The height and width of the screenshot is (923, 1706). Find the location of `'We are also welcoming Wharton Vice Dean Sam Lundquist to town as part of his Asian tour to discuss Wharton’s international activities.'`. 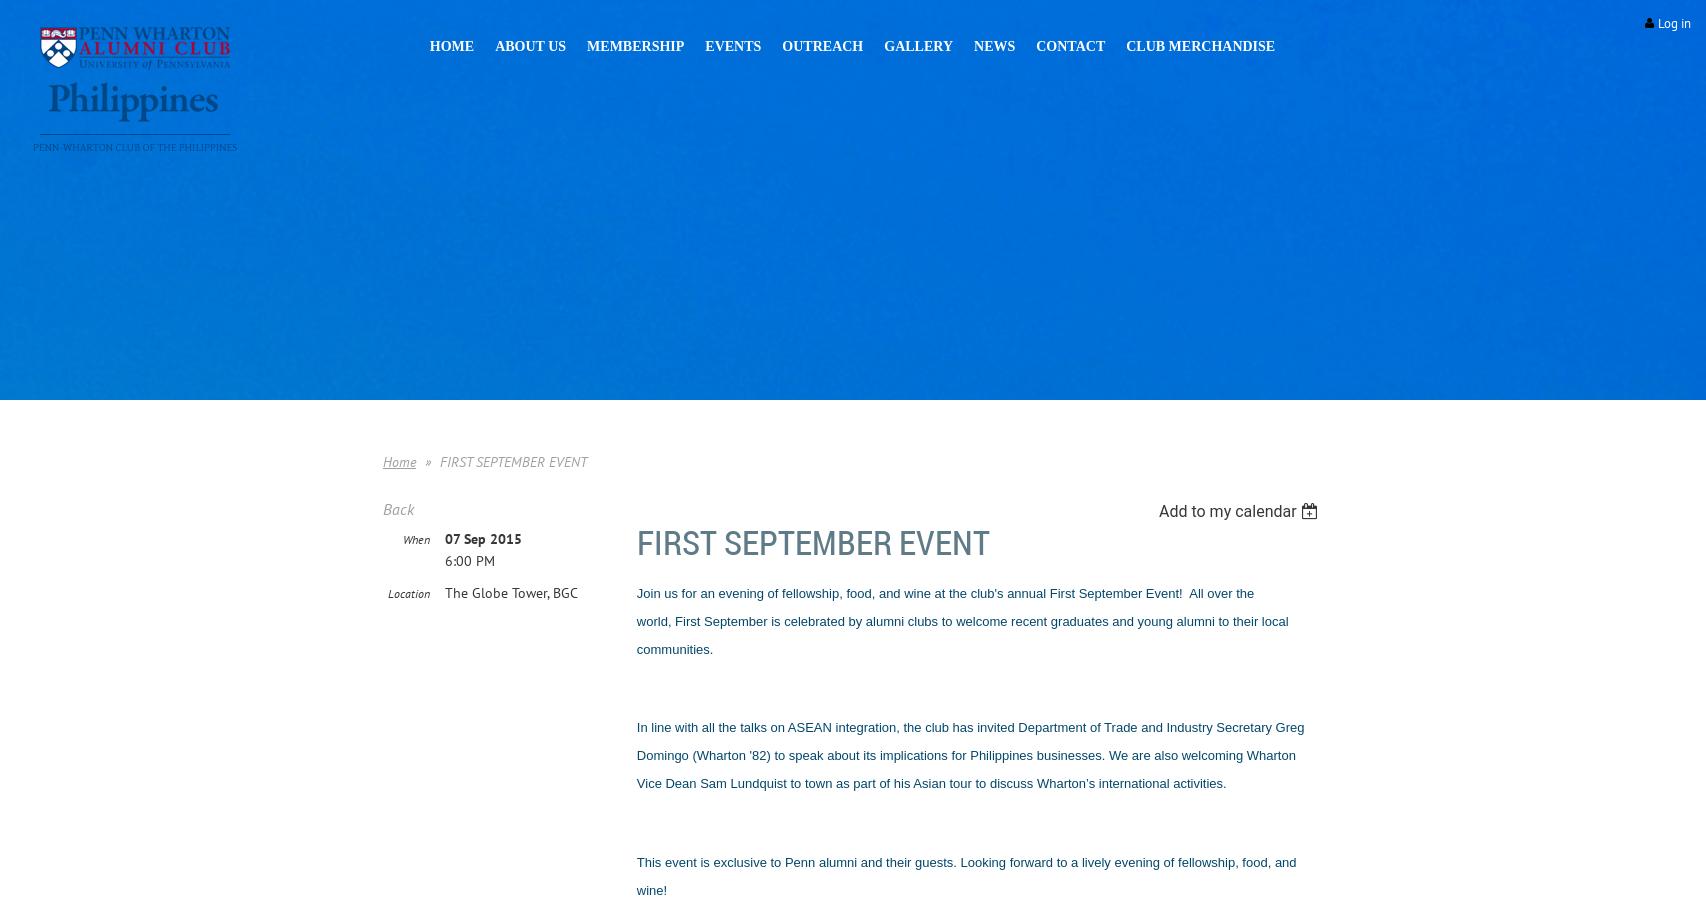

'We are also welcoming Wharton Vice Dean Sam Lundquist to town as part of his Asian tour to discuss Wharton’s international activities.' is located at coordinates (634, 768).